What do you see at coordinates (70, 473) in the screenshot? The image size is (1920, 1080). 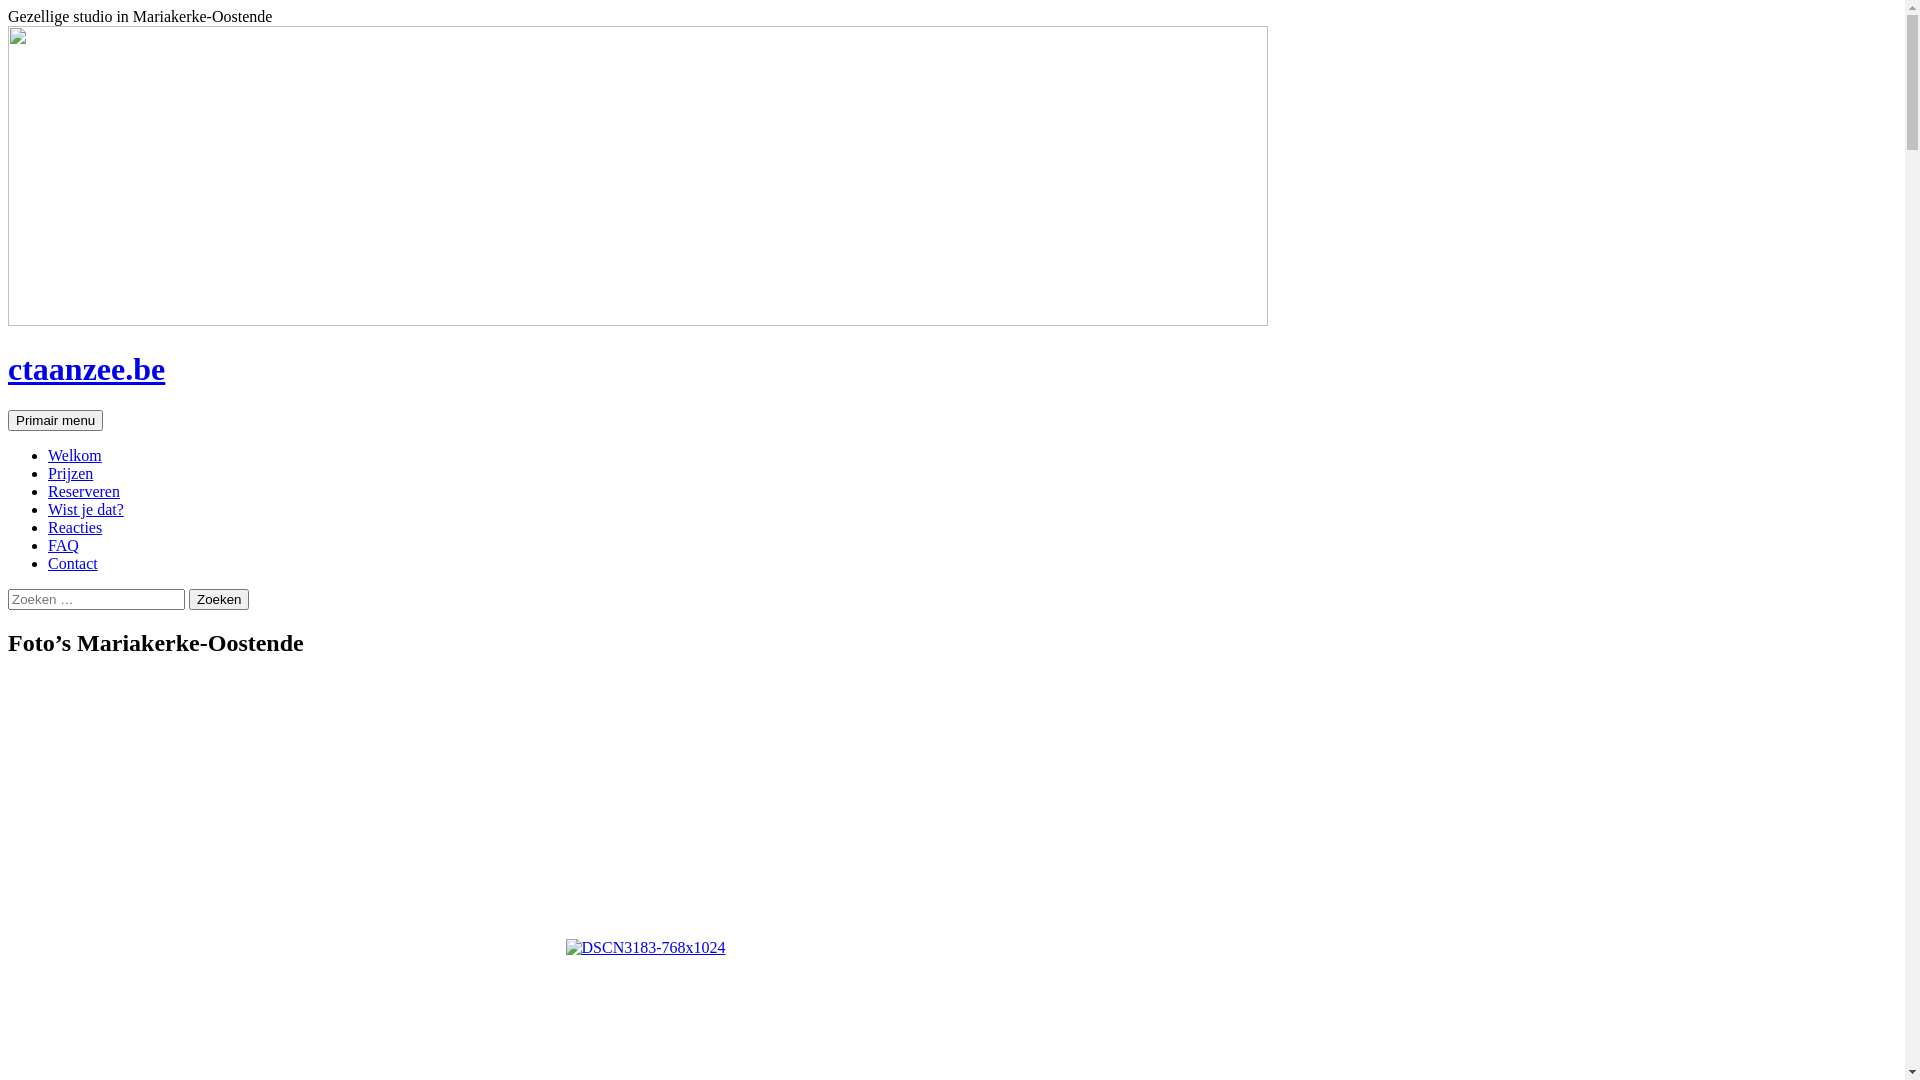 I see `'Prijzen'` at bounding box center [70, 473].